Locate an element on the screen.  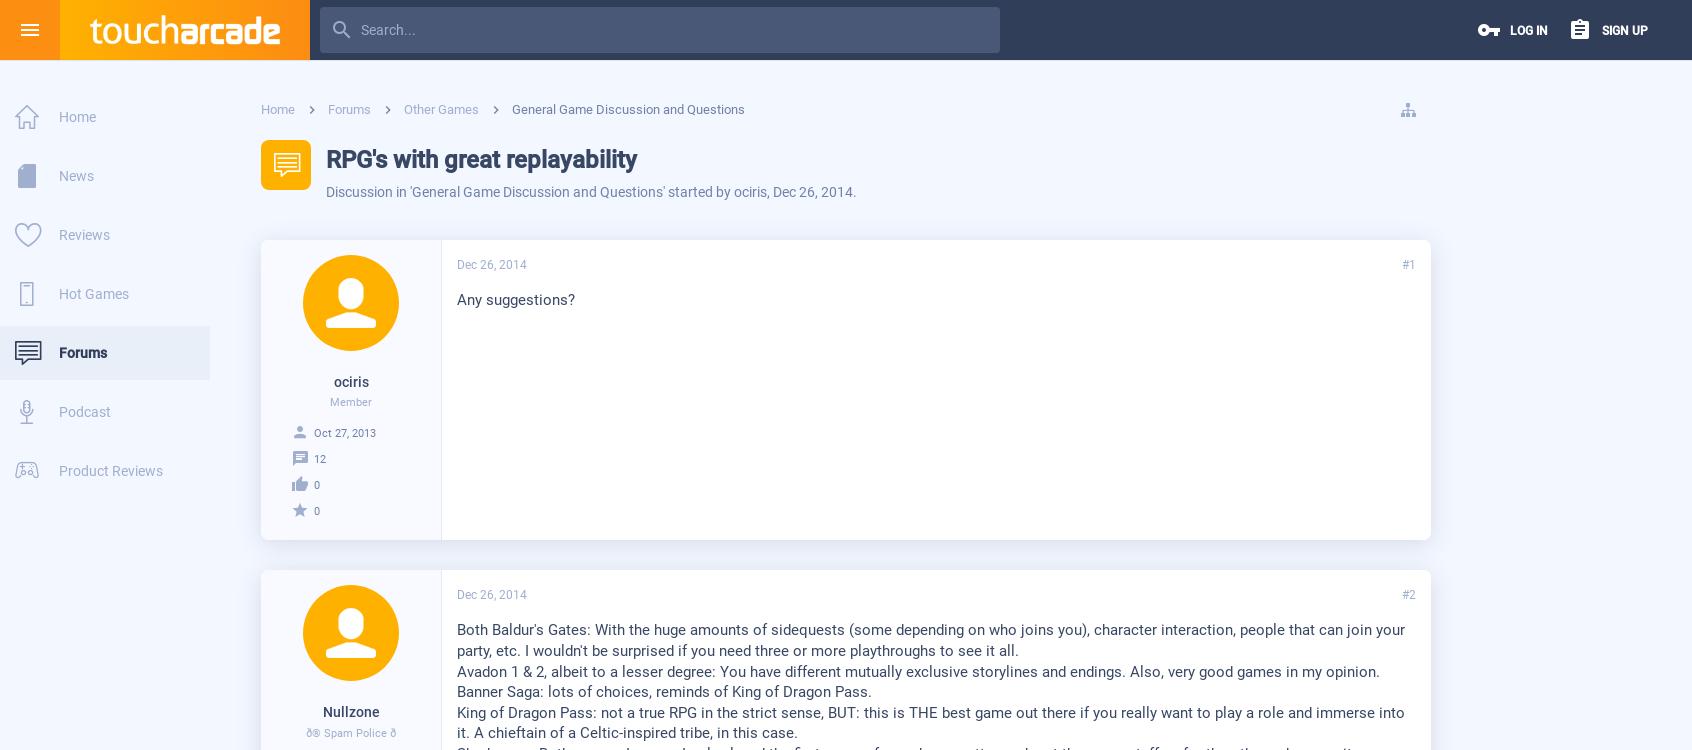
'Nullzone' is located at coordinates (349, 710).